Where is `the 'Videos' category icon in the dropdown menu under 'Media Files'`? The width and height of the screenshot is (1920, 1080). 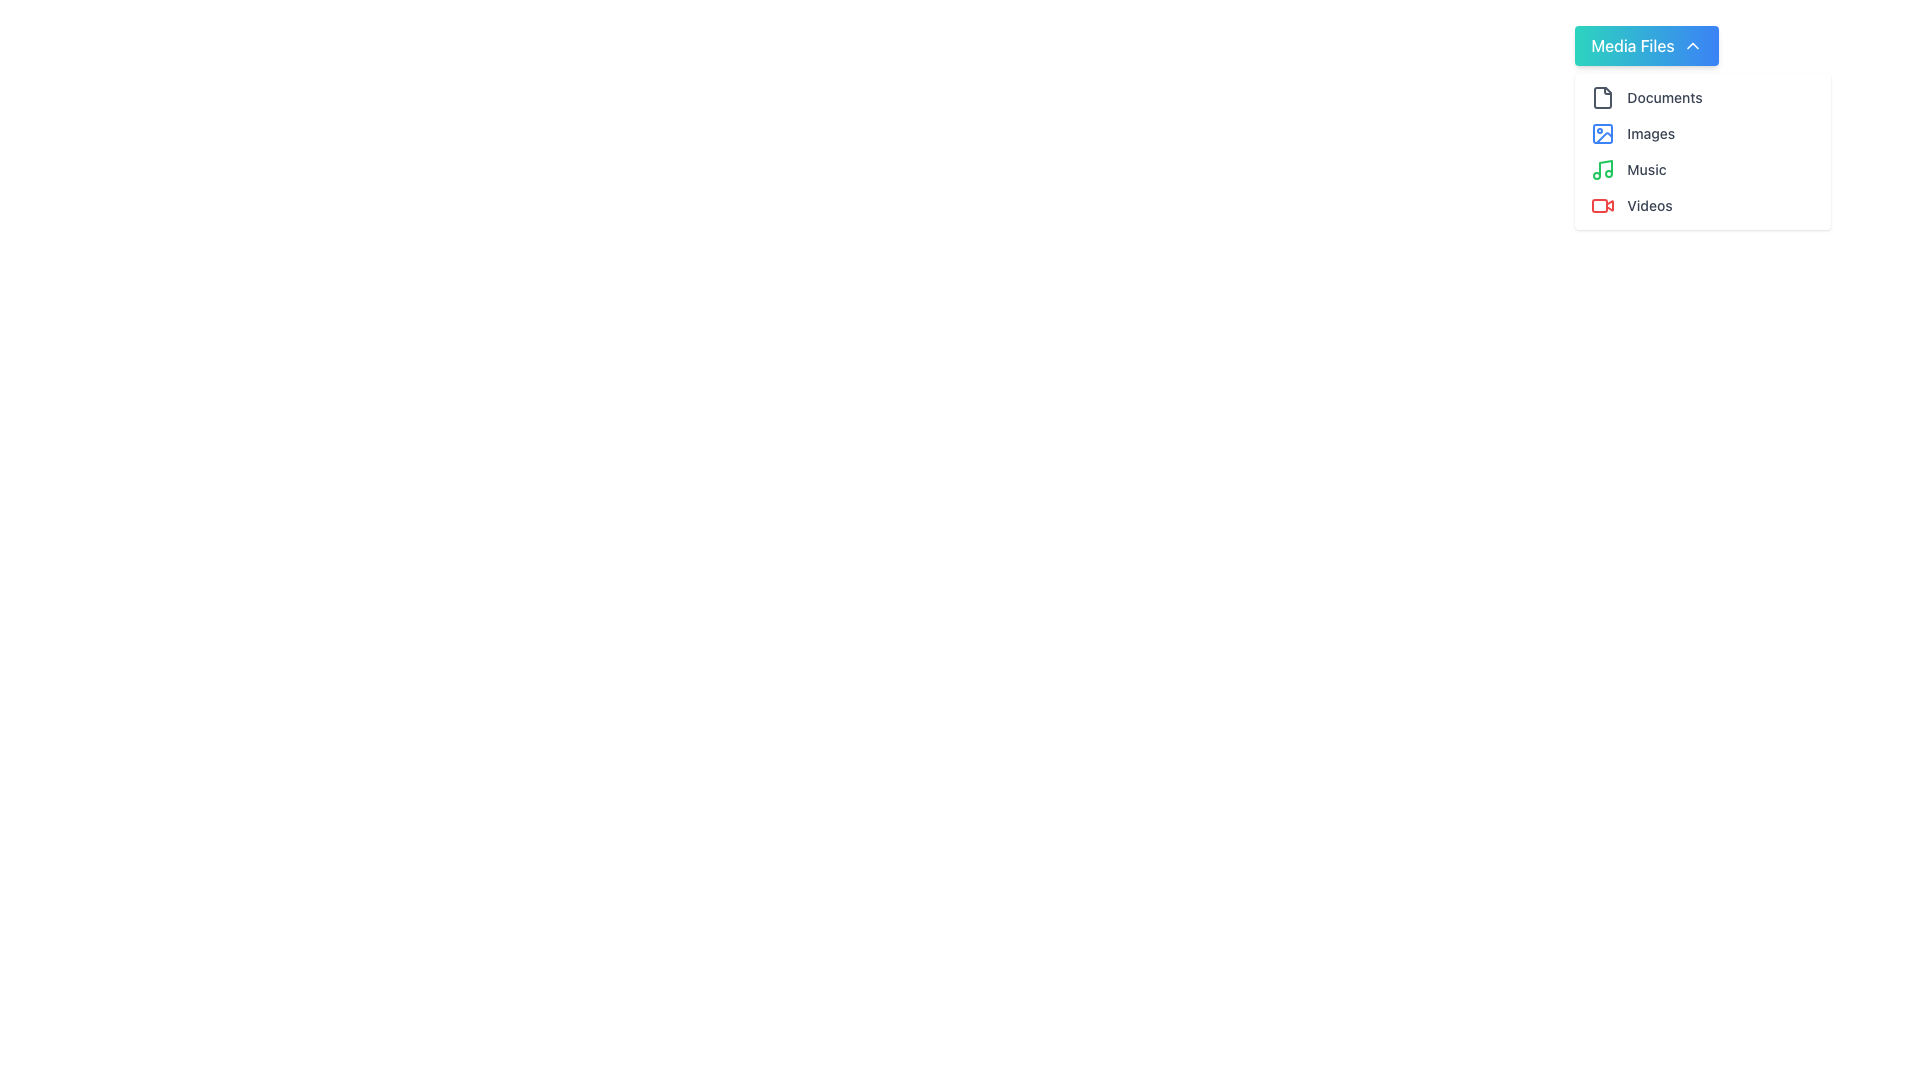
the 'Videos' category icon in the dropdown menu under 'Media Files' is located at coordinates (1603, 205).